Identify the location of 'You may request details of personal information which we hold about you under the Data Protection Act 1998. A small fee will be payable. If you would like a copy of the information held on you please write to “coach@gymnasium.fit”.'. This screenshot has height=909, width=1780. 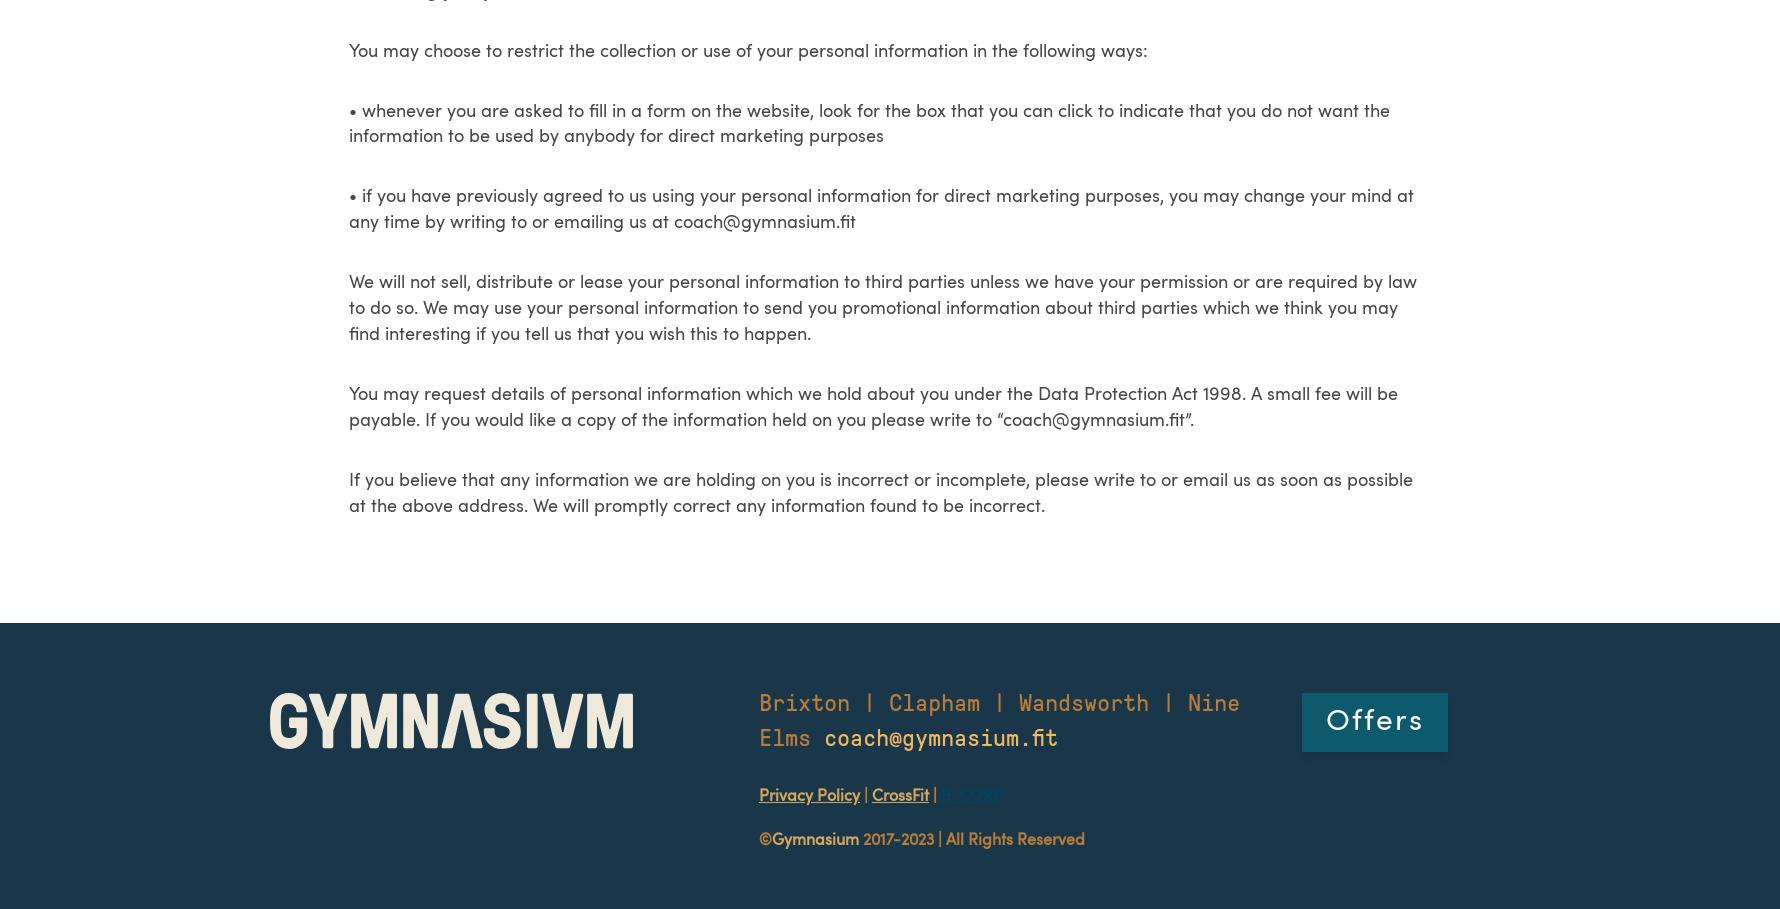
(872, 406).